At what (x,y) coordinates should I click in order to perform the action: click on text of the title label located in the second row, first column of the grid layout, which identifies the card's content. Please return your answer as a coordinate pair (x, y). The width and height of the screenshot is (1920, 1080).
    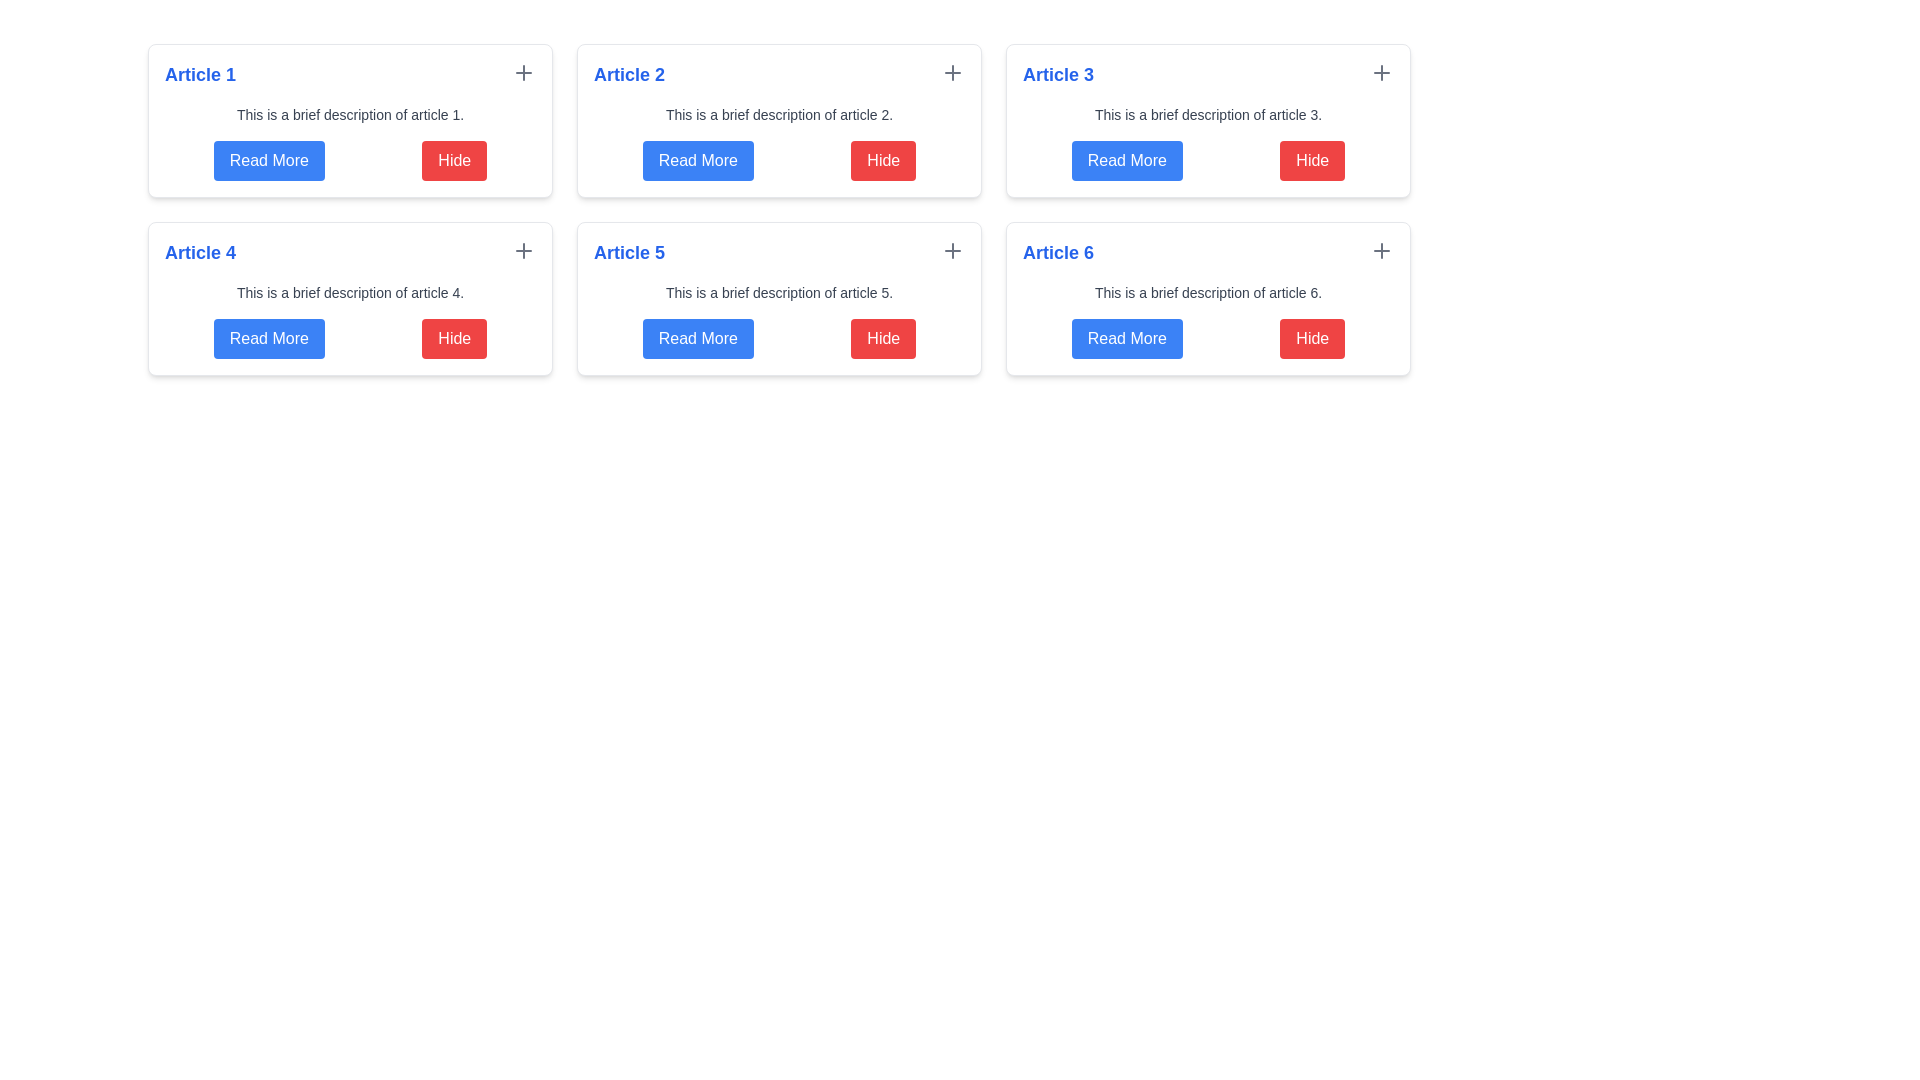
    Looking at the image, I should click on (628, 252).